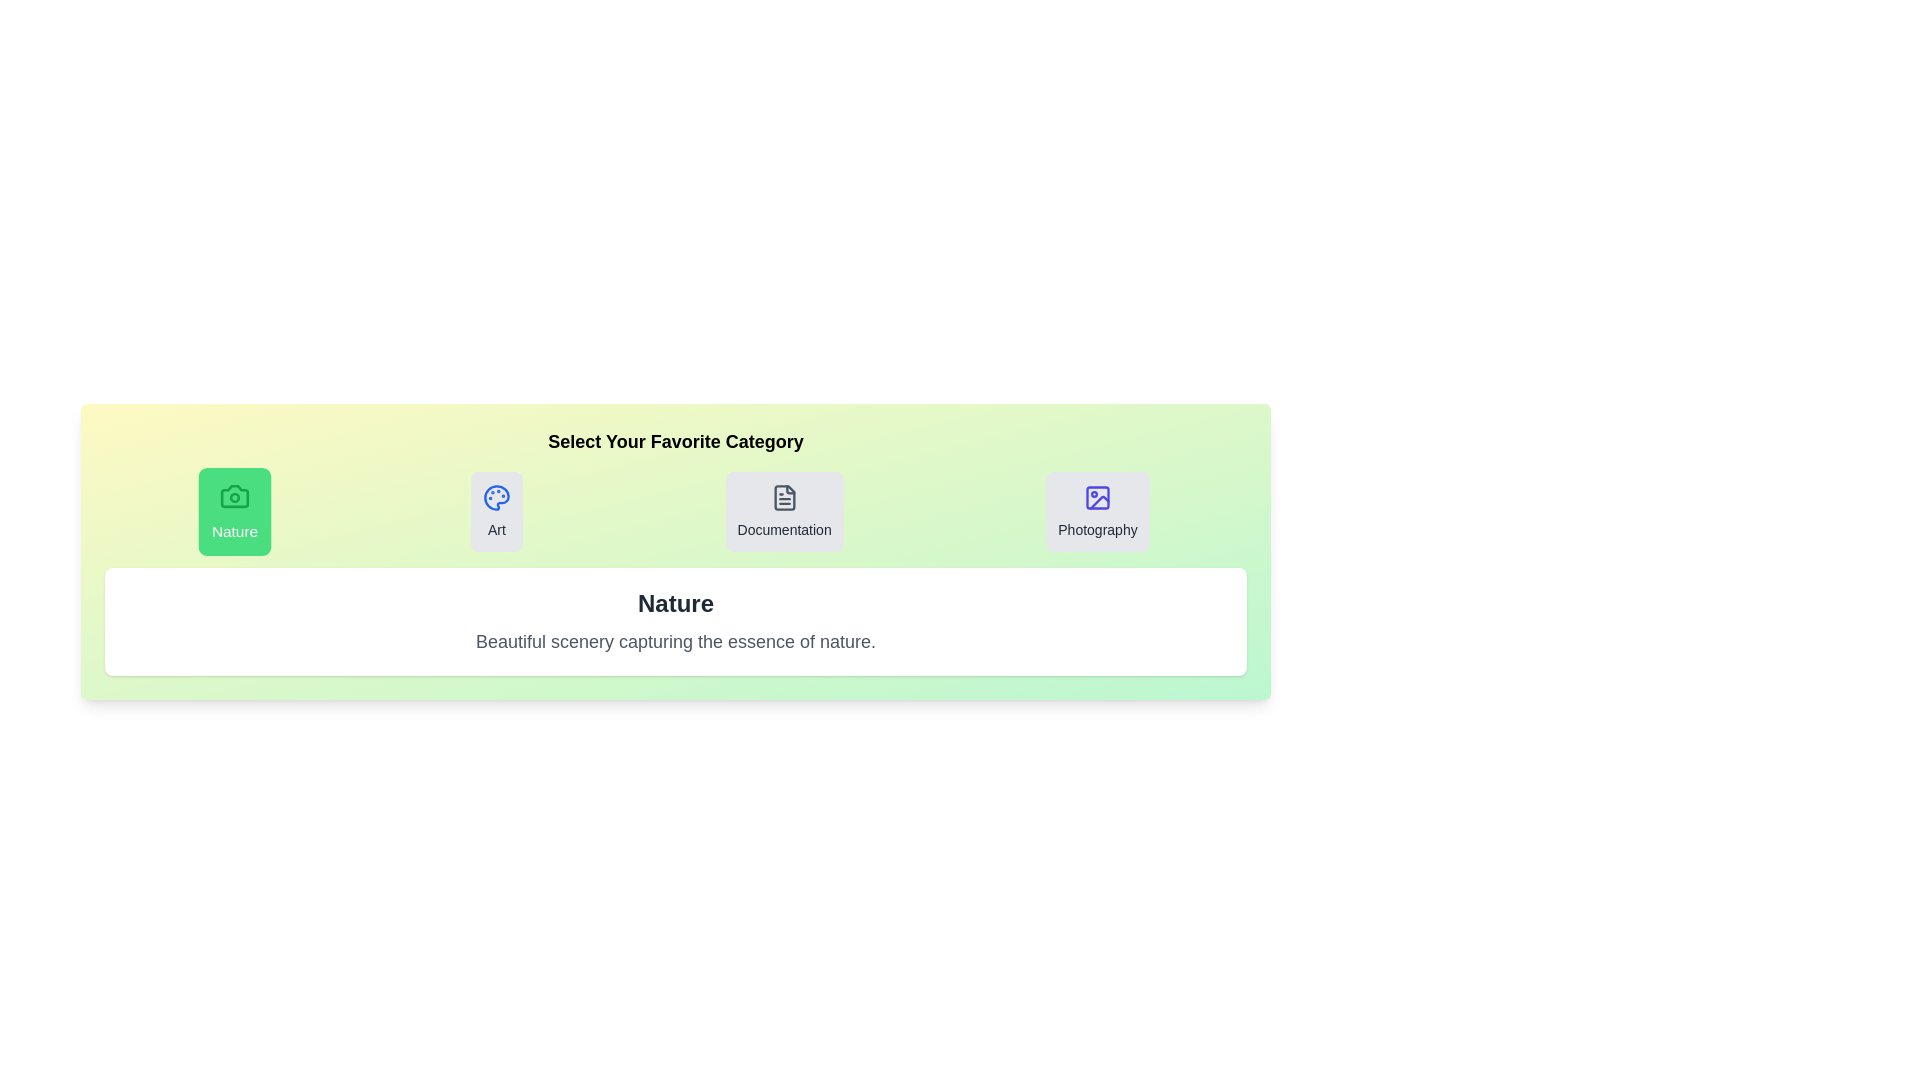  What do you see at coordinates (496, 511) in the screenshot?
I see `the 'Art' category tab` at bounding box center [496, 511].